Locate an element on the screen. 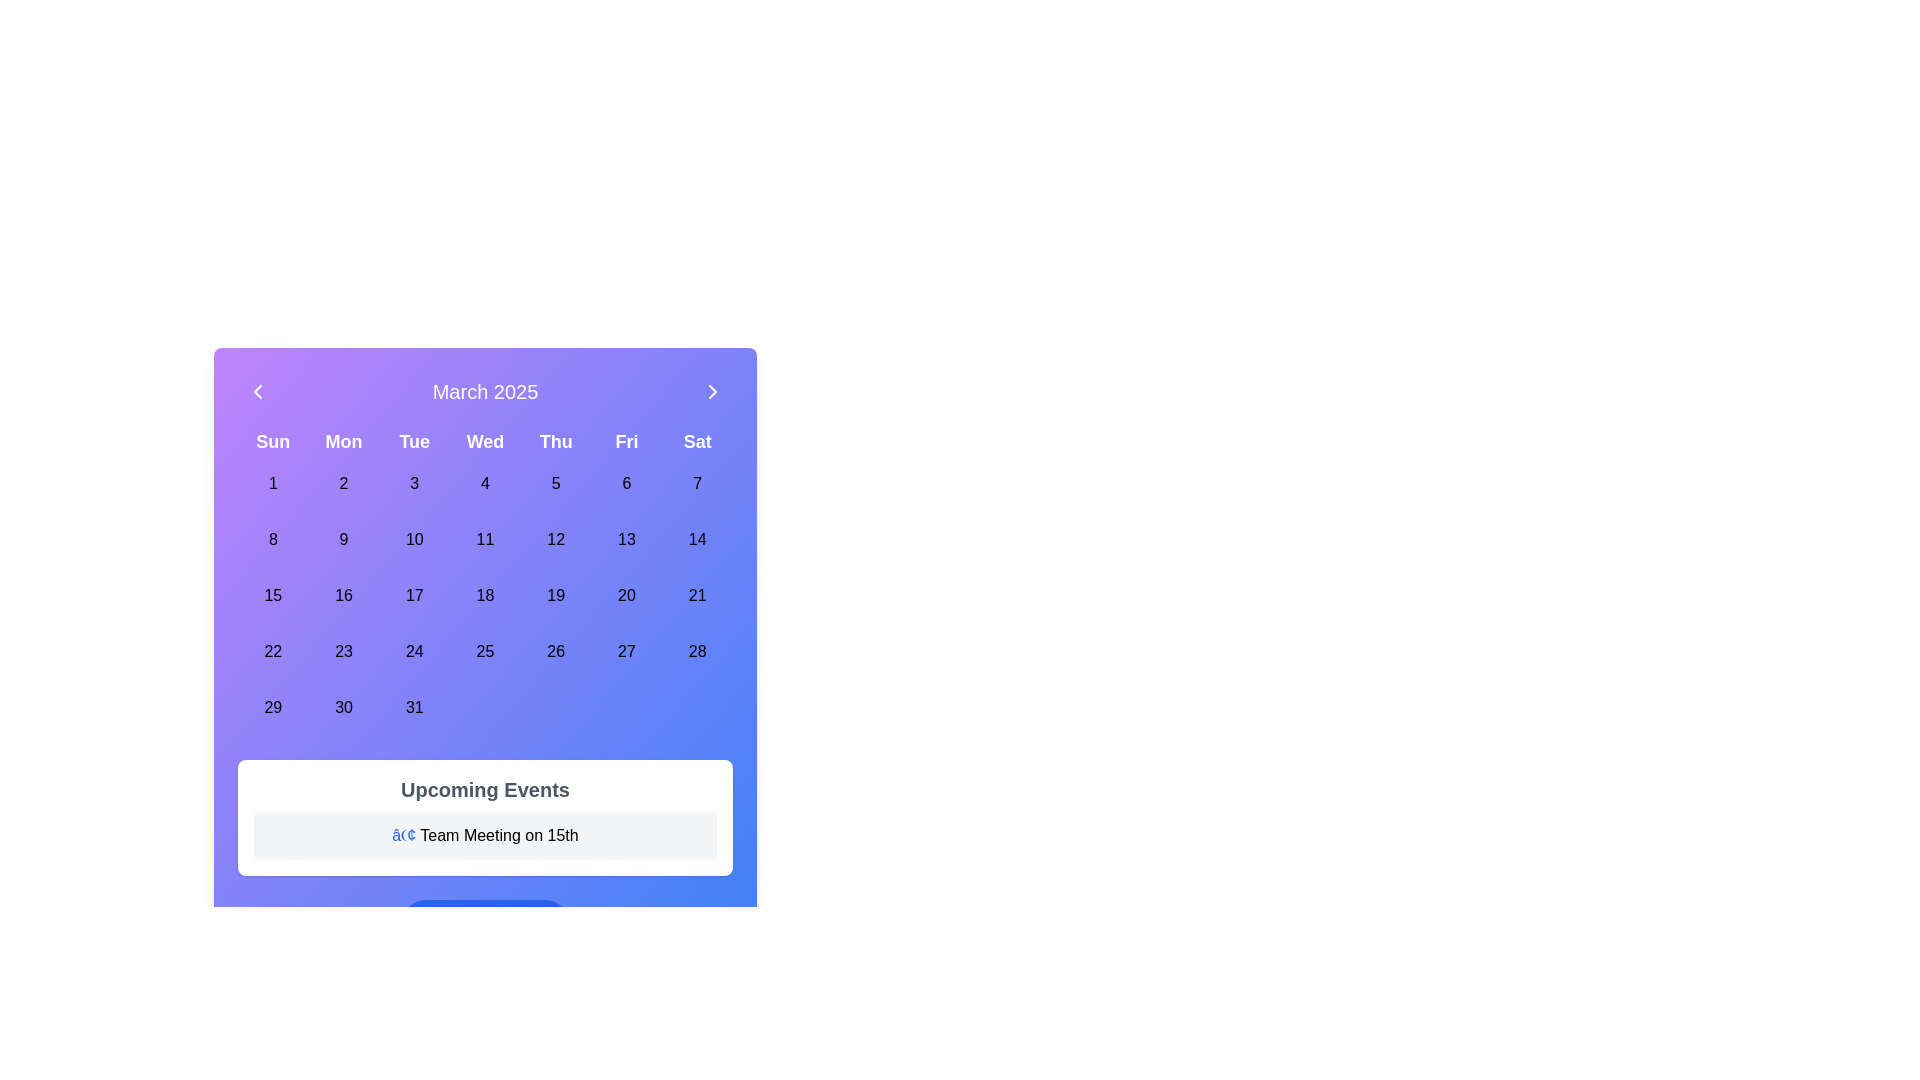 The height and width of the screenshot is (1080, 1920). text from the second text entry within the 'Upcoming Events' panel, which is located below the panel's title is located at coordinates (485, 836).